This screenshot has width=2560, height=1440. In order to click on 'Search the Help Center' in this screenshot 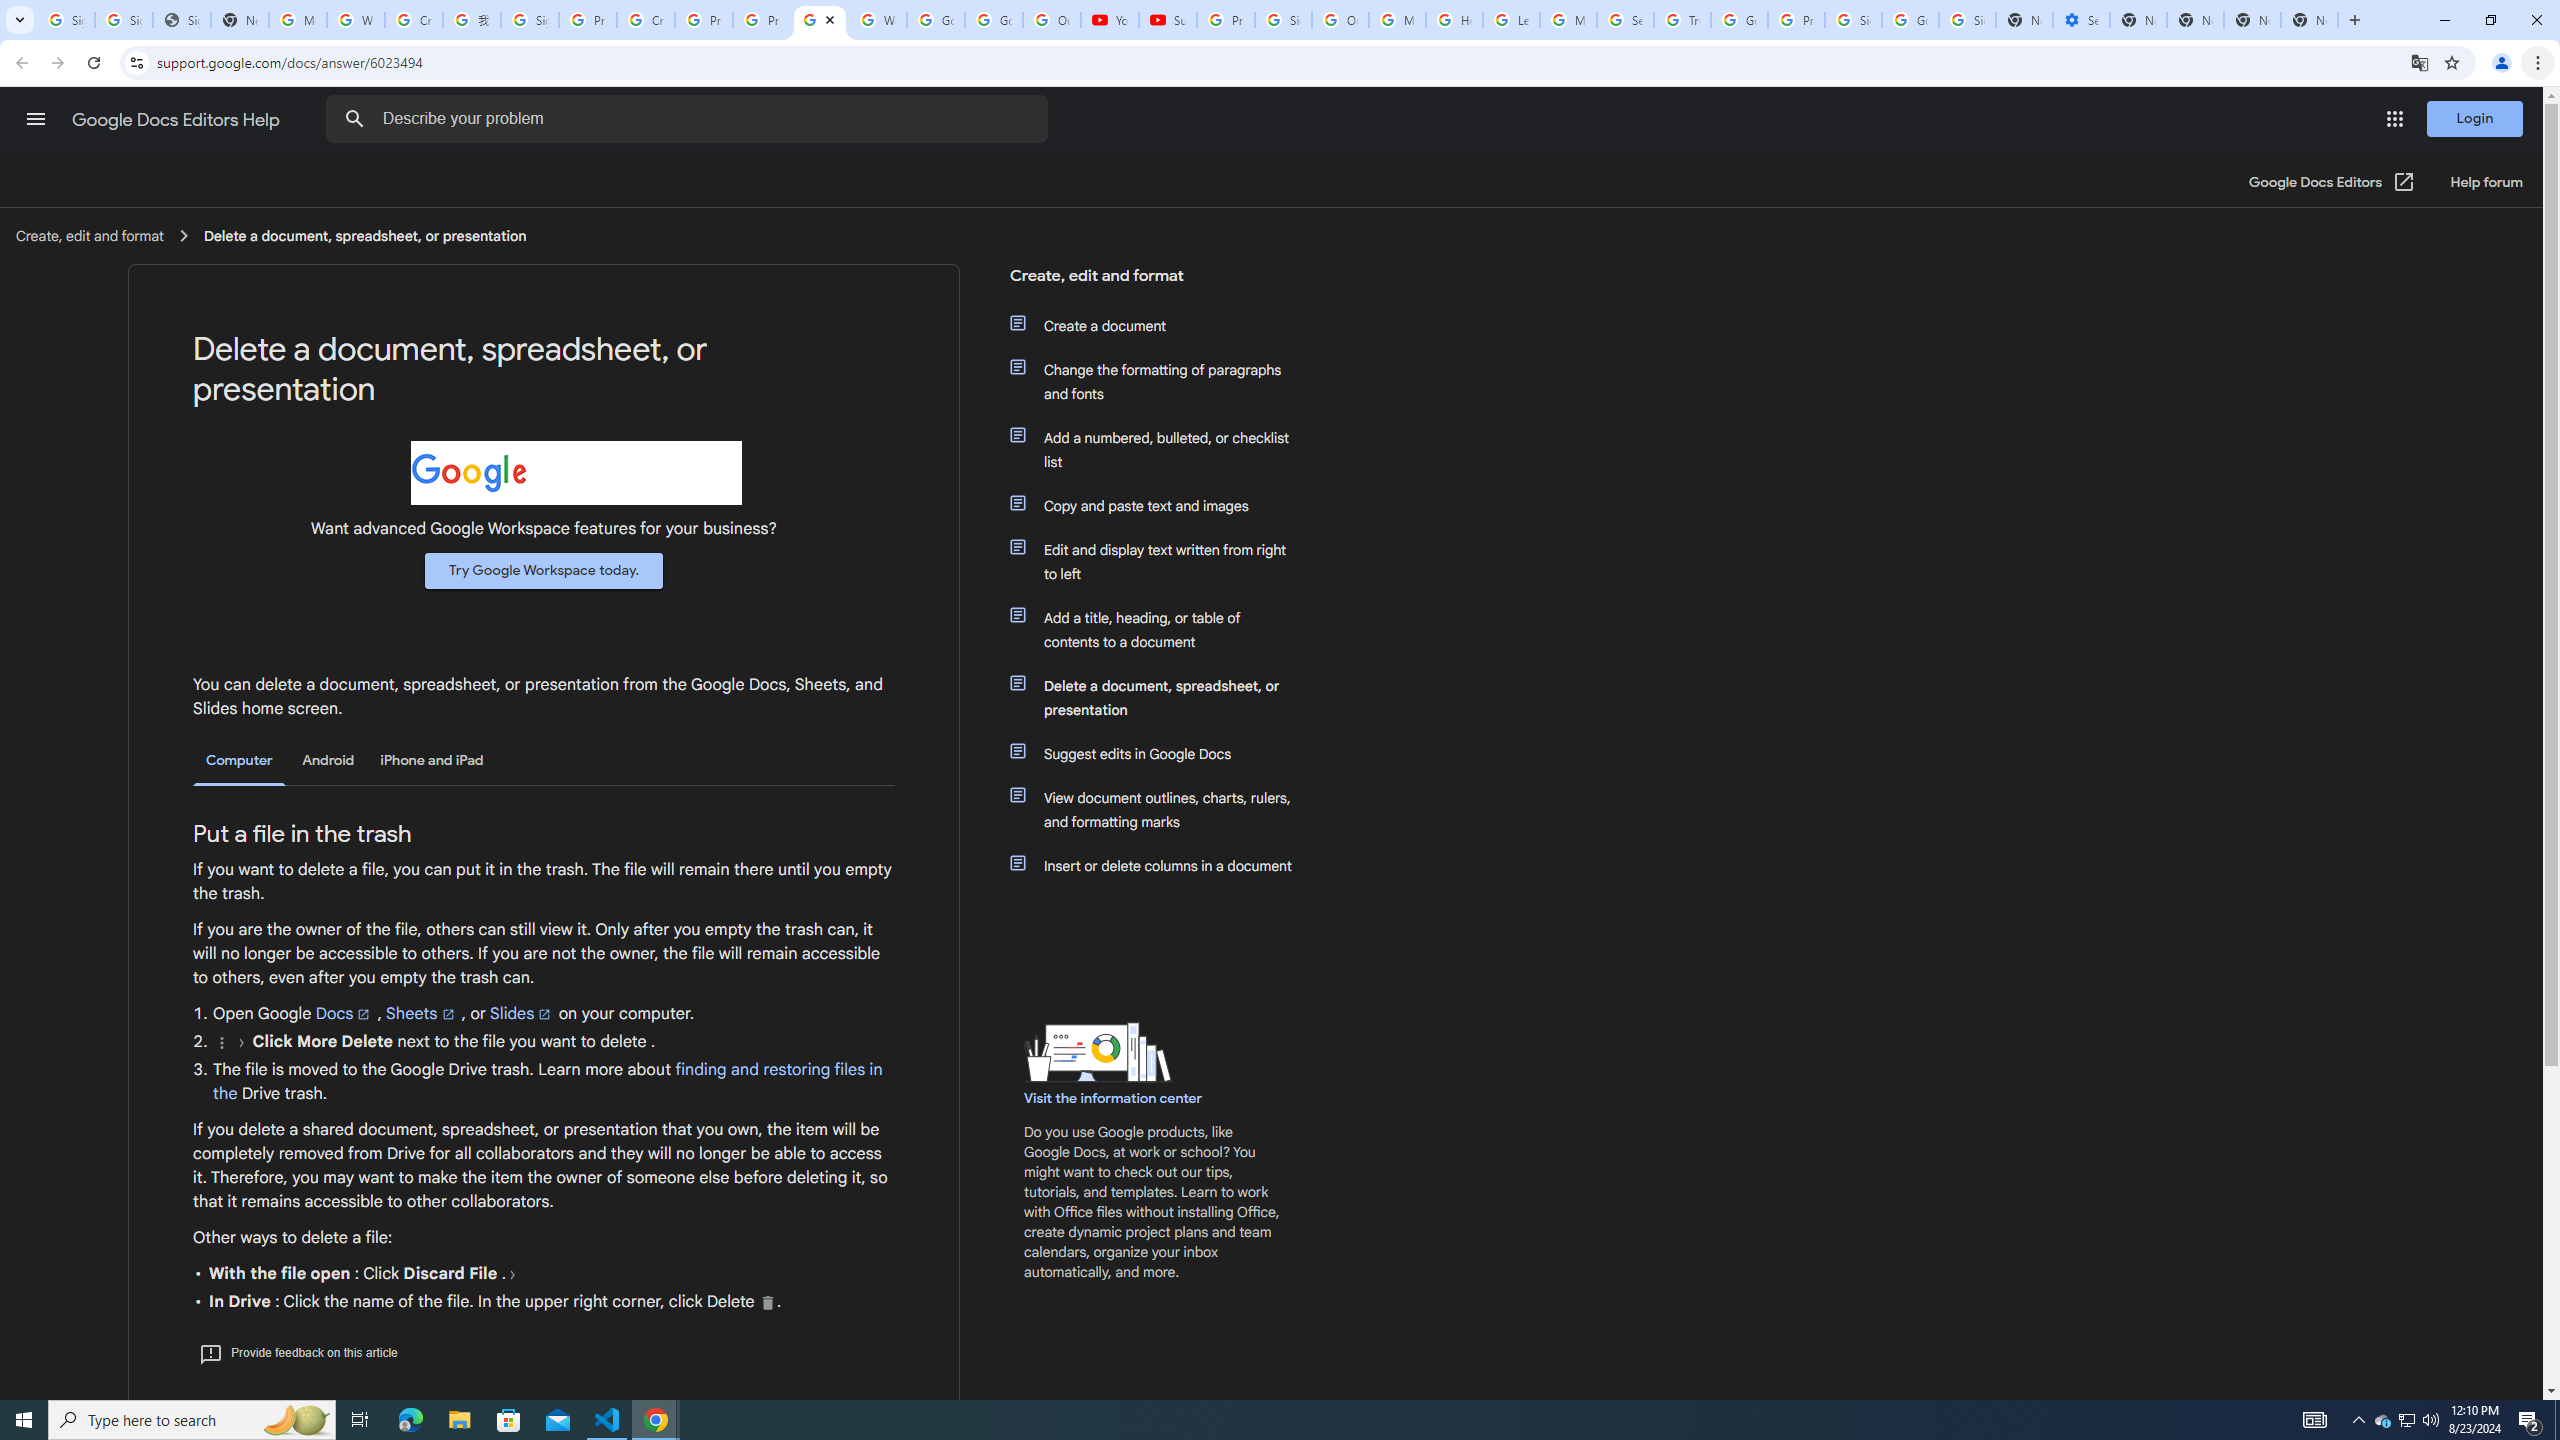, I will do `click(354, 118)`.